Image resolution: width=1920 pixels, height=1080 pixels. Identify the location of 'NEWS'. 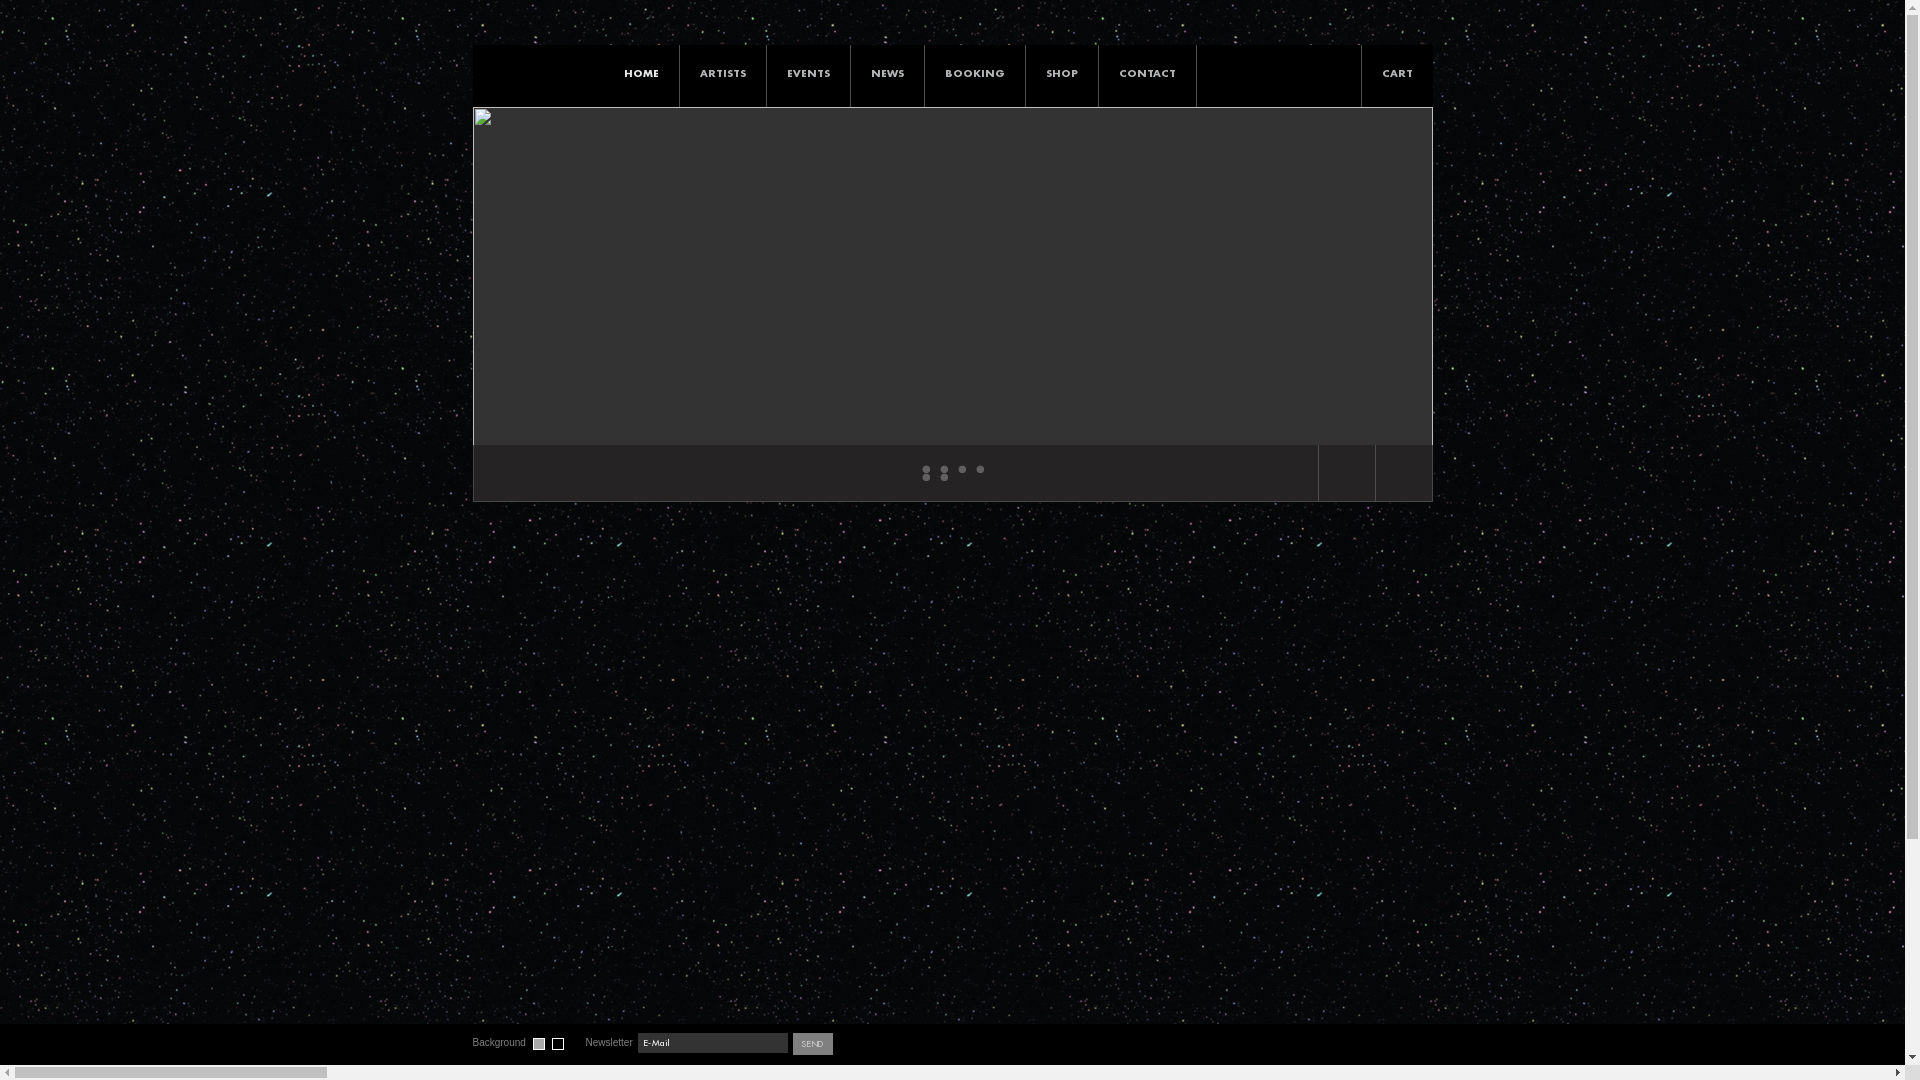
(849, 72).